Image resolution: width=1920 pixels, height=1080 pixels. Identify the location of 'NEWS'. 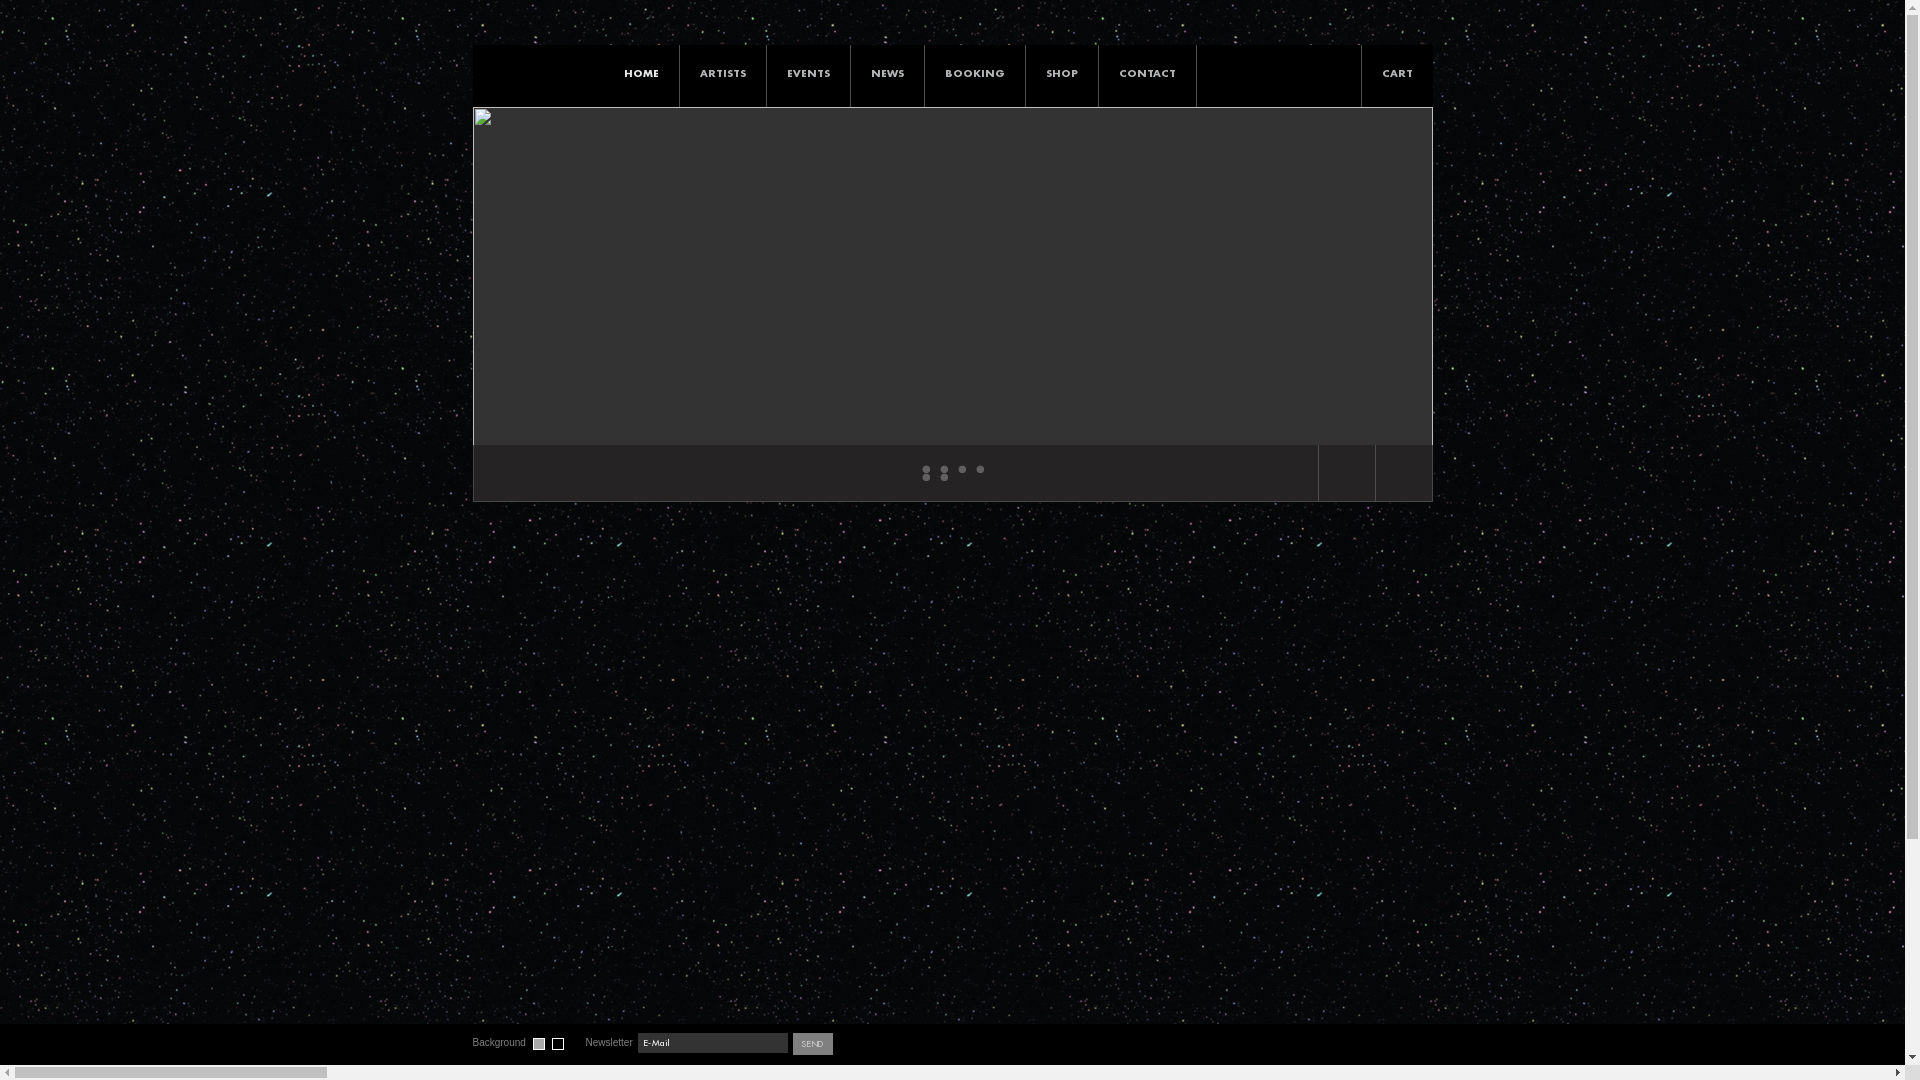
(849, 72).